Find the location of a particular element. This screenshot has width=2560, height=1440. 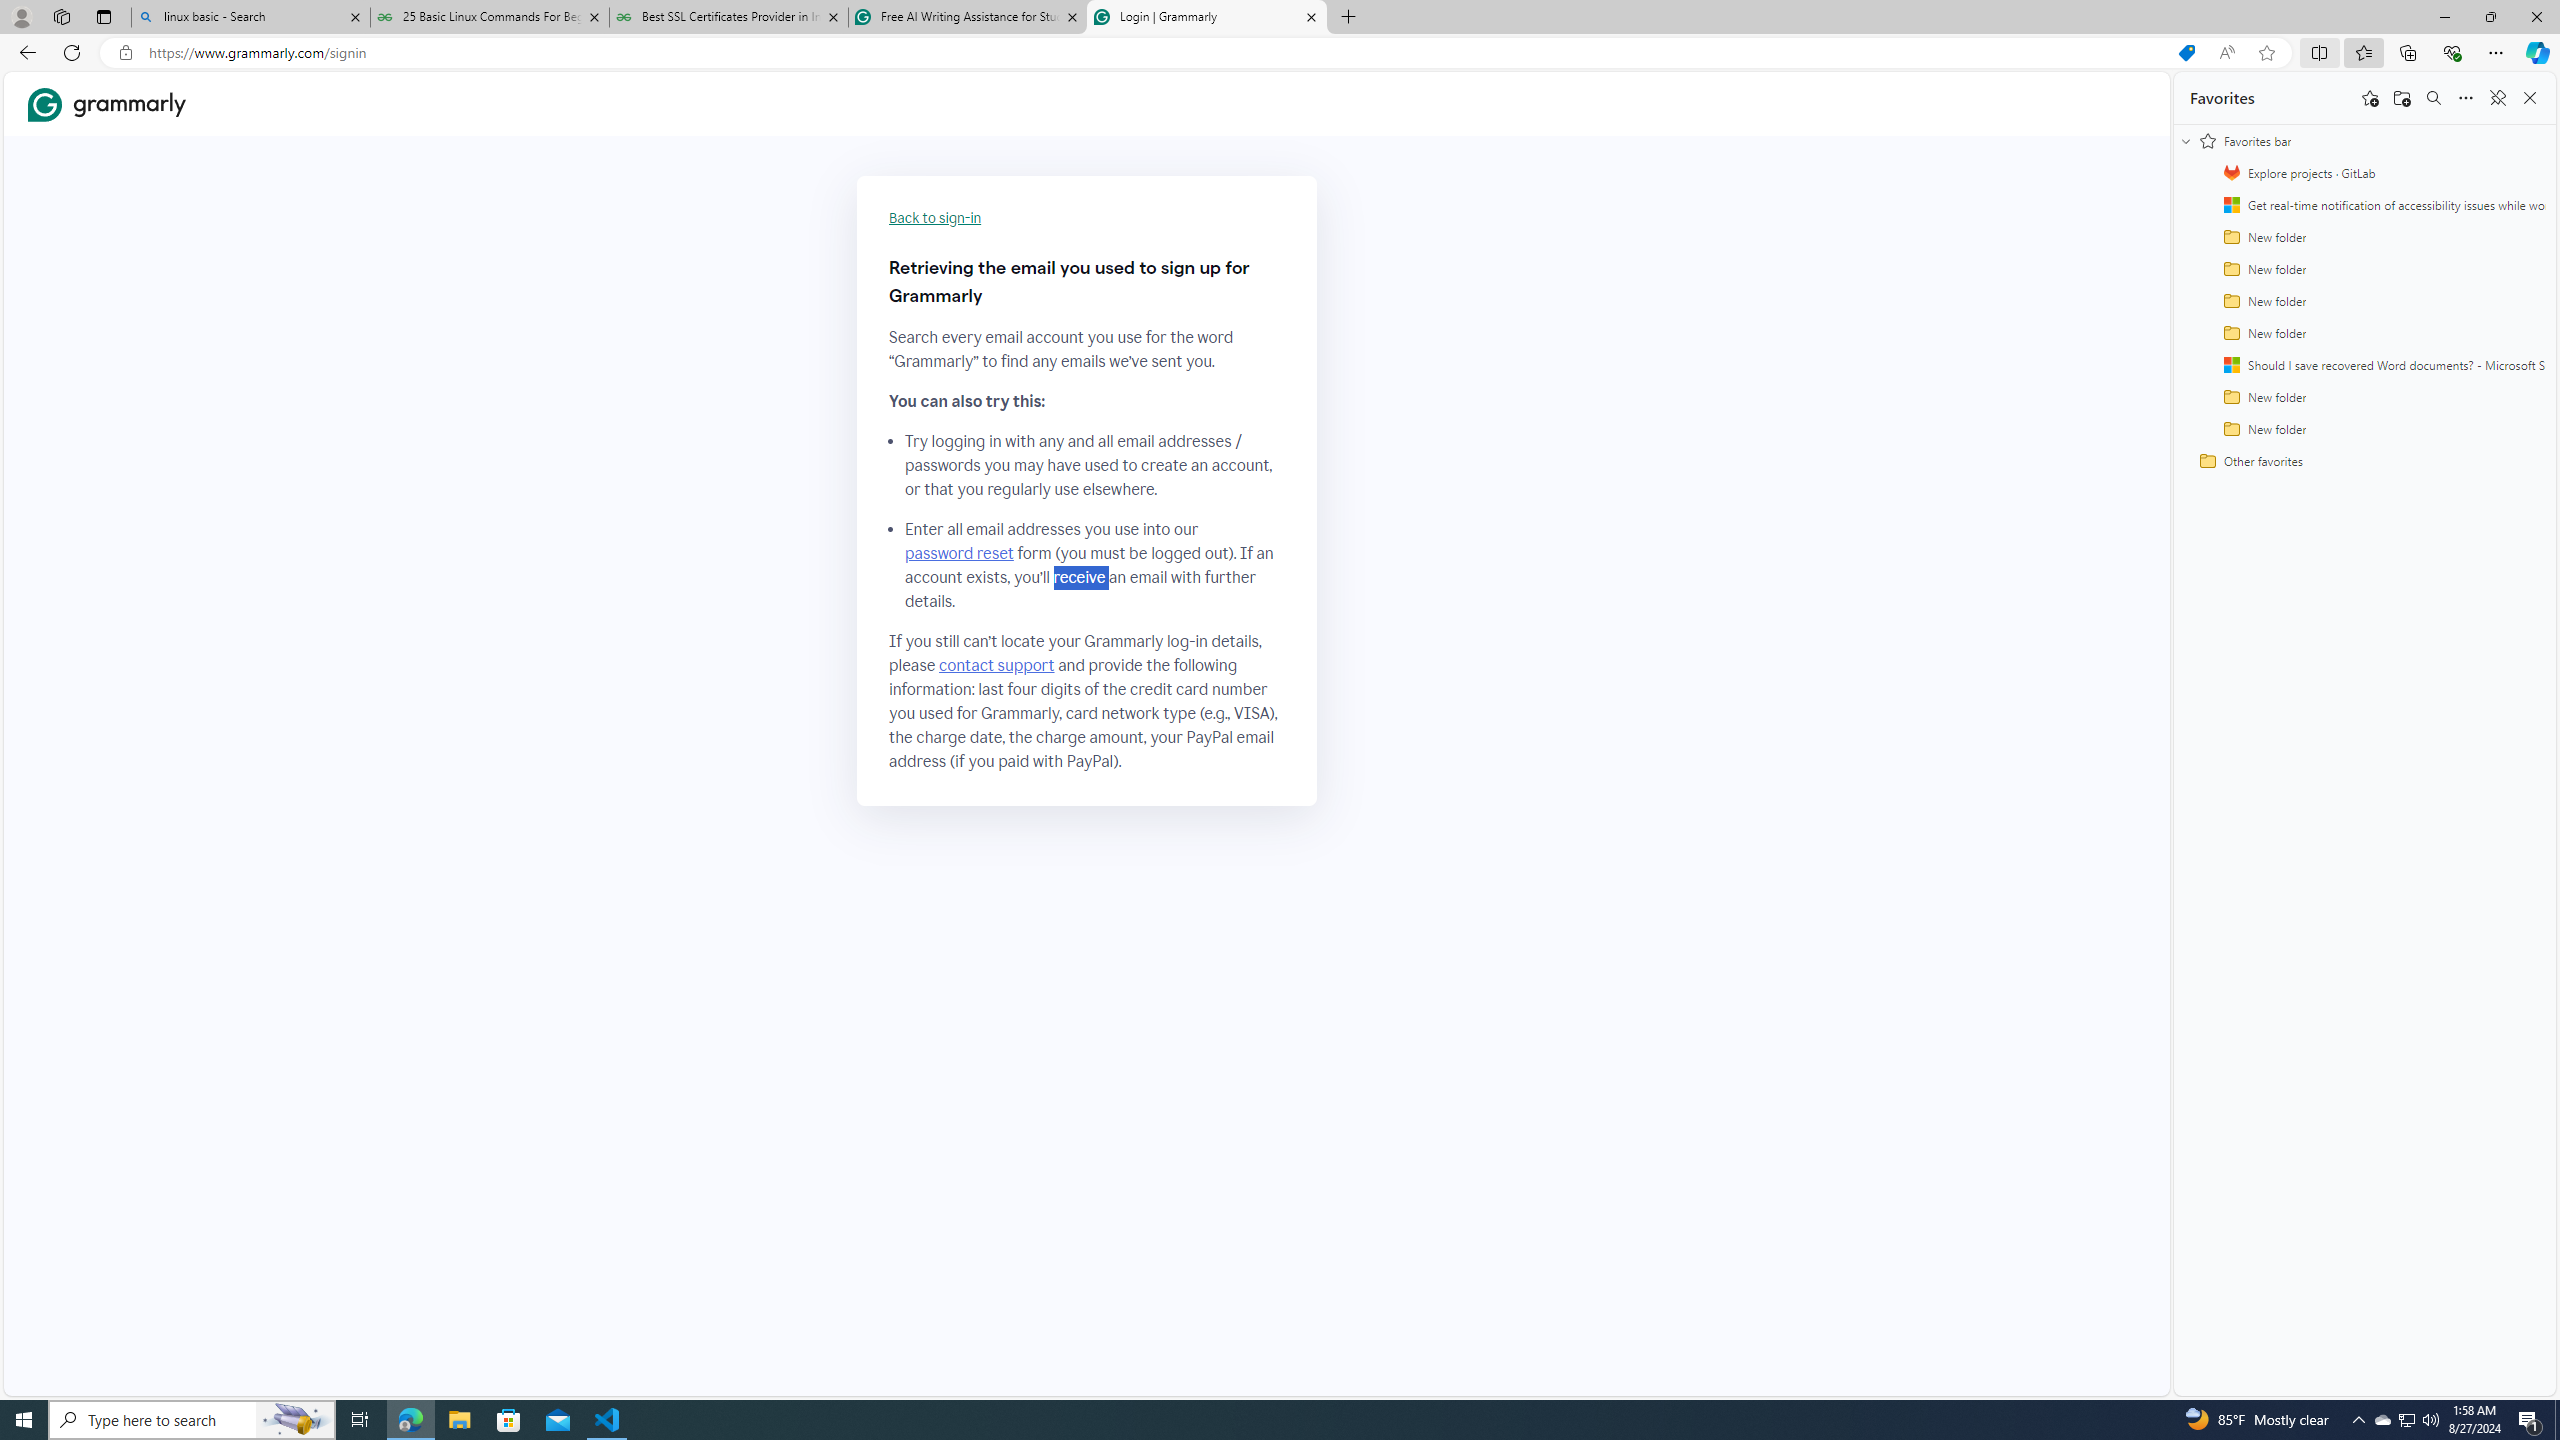

'Search favorites' is located at coordinates (2433, 96).